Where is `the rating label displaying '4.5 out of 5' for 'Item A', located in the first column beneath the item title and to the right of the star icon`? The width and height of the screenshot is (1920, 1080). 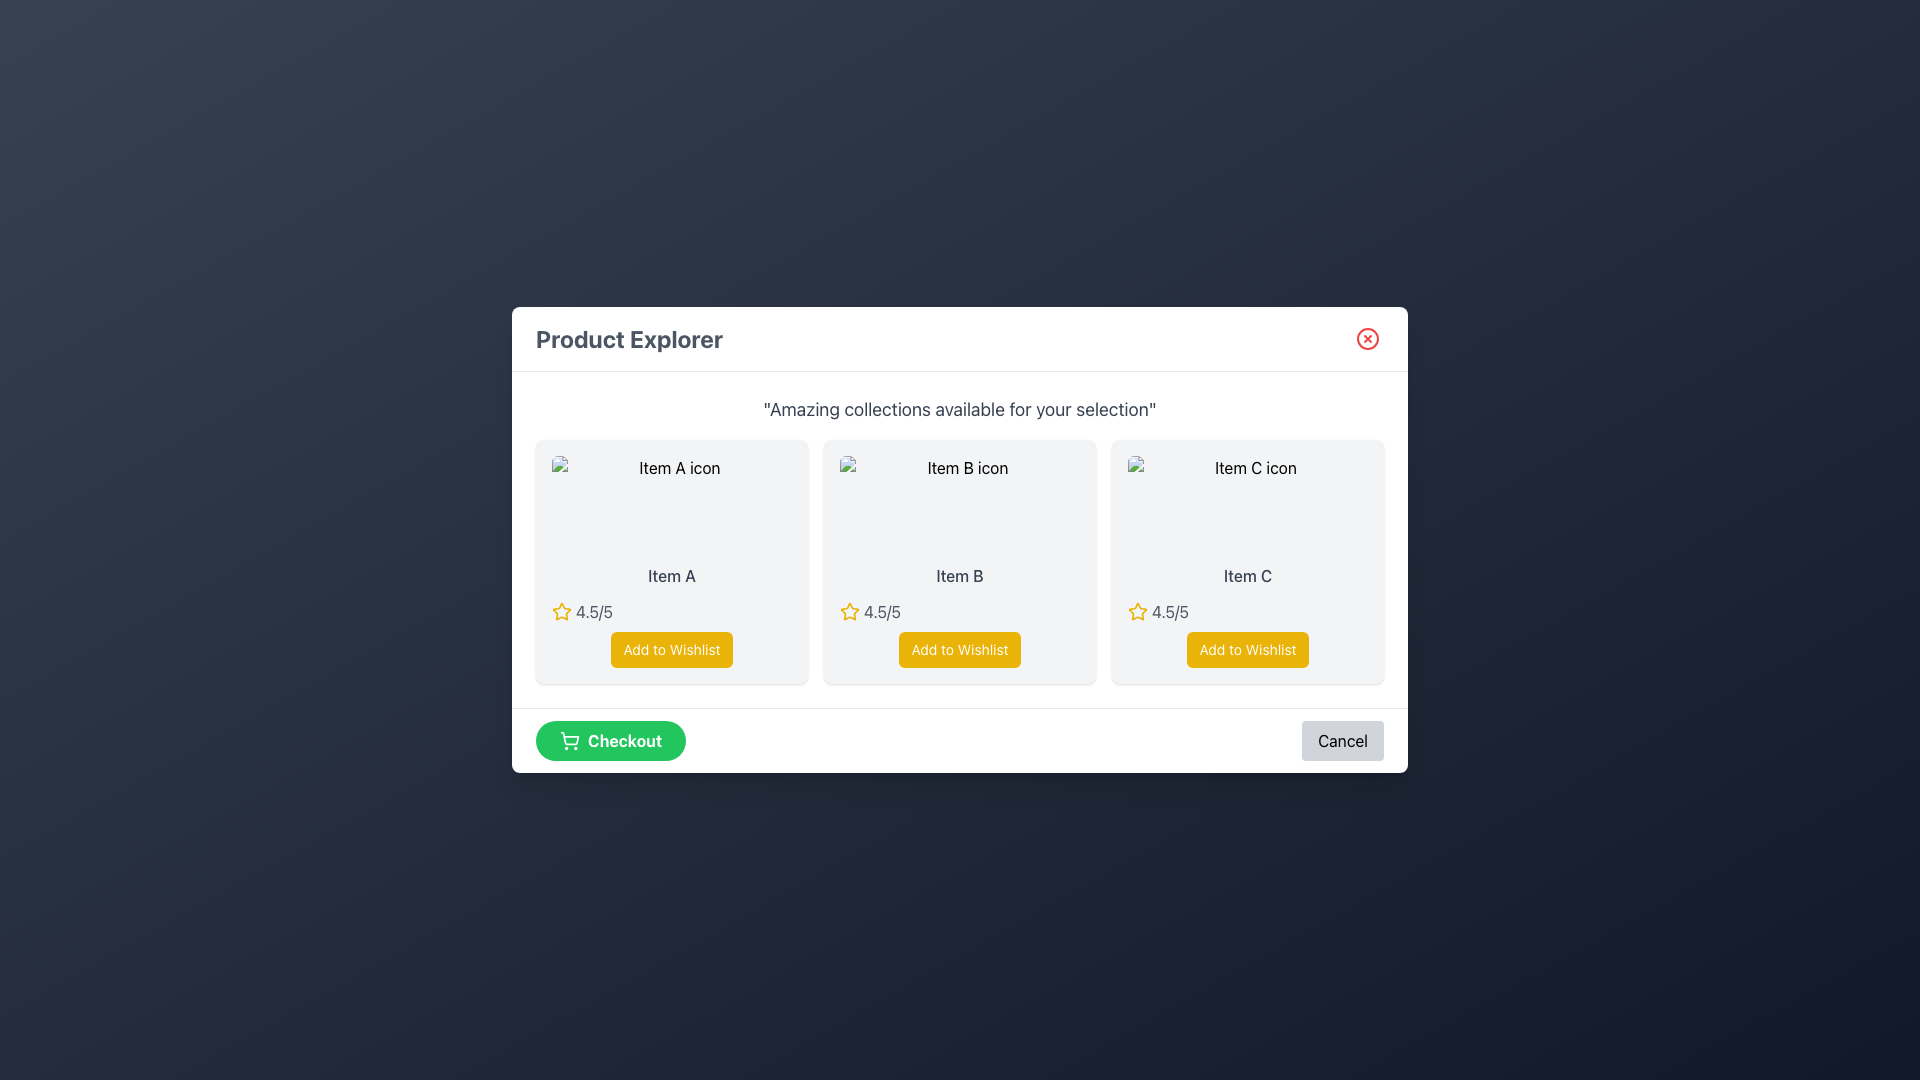
the rating label displaying '4.5 out of 5' for 'Item A', located in the first column beneath the item title and to the right of the star icon is located at coordinates (593, 611).